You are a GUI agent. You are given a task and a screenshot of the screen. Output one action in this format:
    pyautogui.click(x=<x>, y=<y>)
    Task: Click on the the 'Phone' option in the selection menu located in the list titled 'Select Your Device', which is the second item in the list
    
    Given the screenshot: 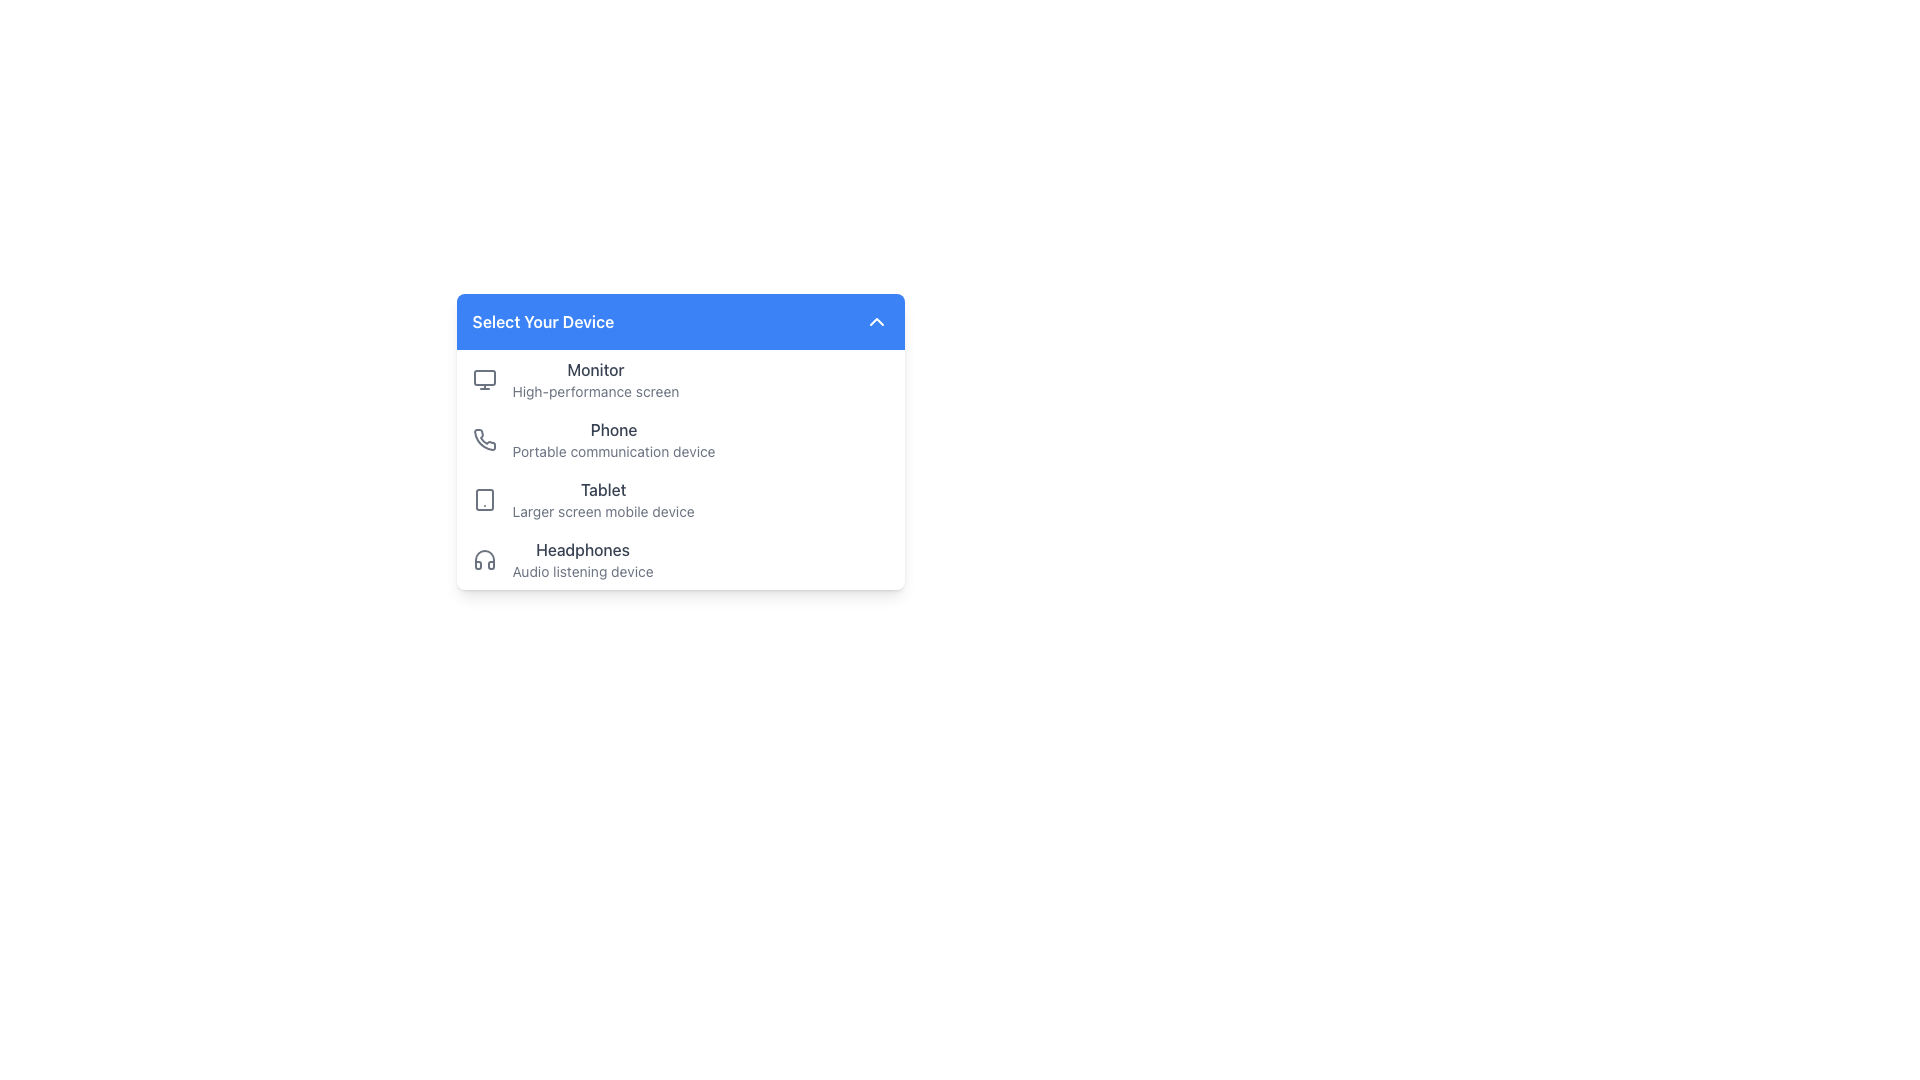 What is the action you would take?
    pyautogui.click(x=680, y=438)
    